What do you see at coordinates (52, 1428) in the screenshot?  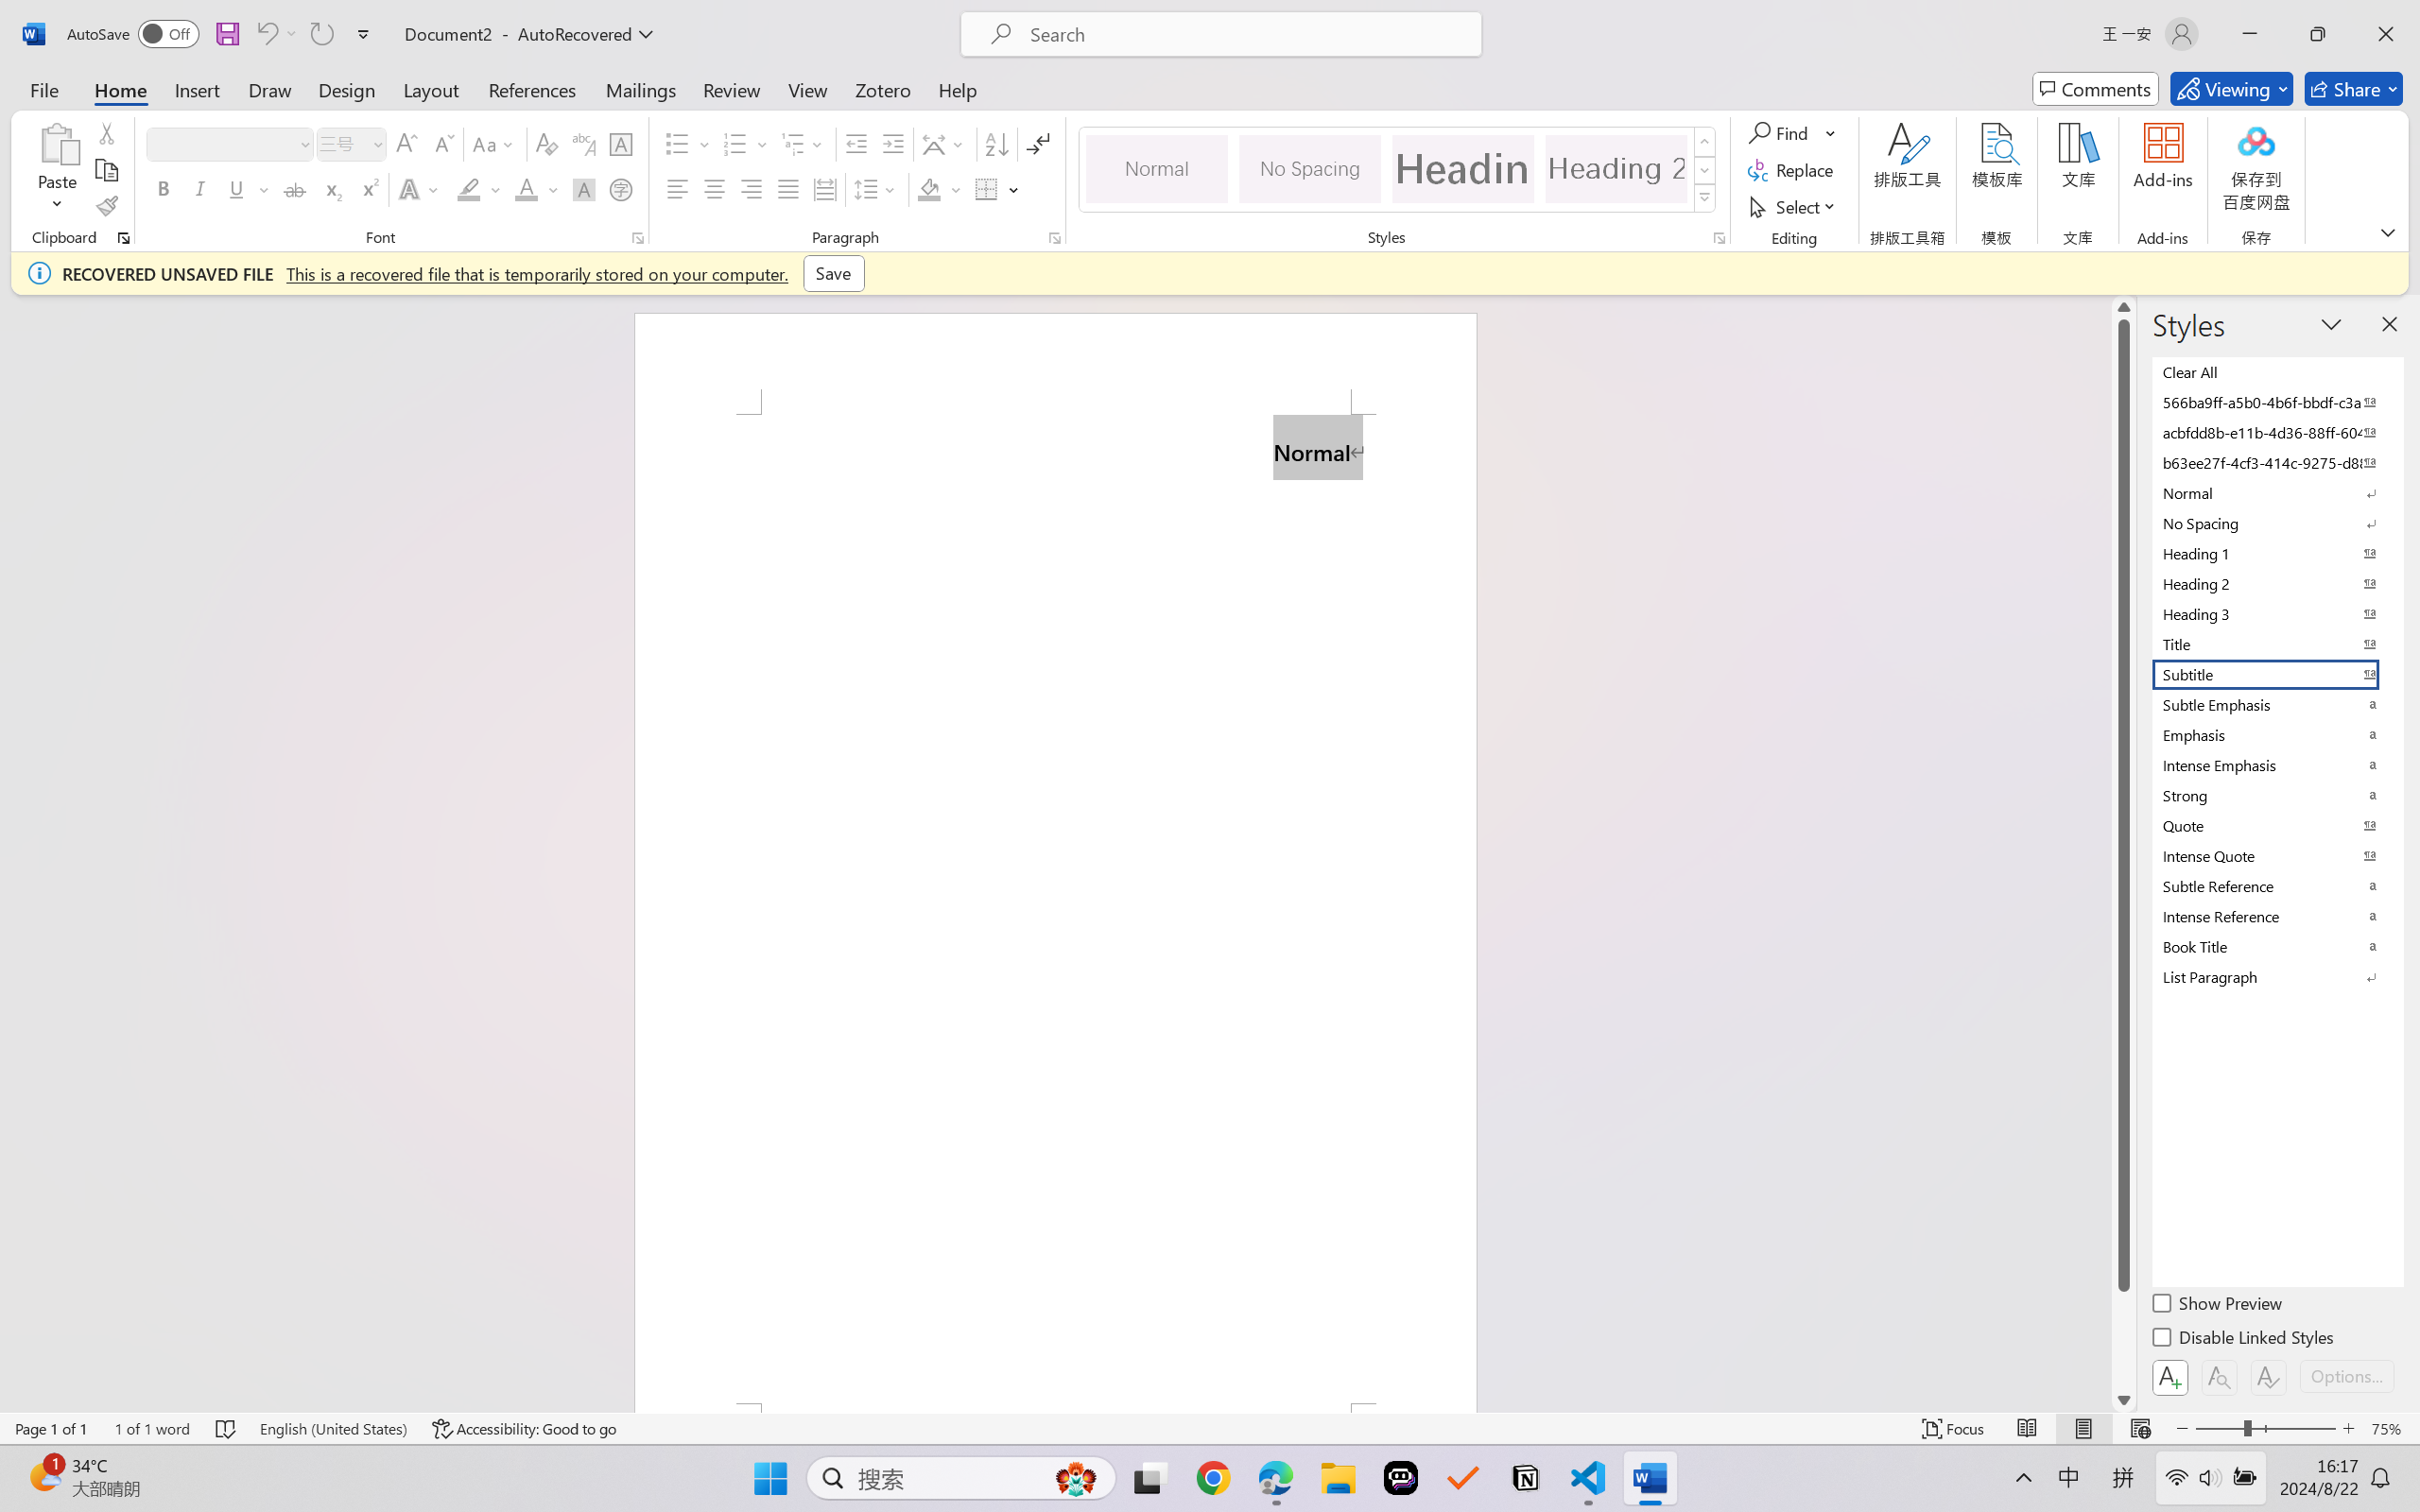 I see `'Page Number Page 1 of 1'` at bounding box center [52, 1428].